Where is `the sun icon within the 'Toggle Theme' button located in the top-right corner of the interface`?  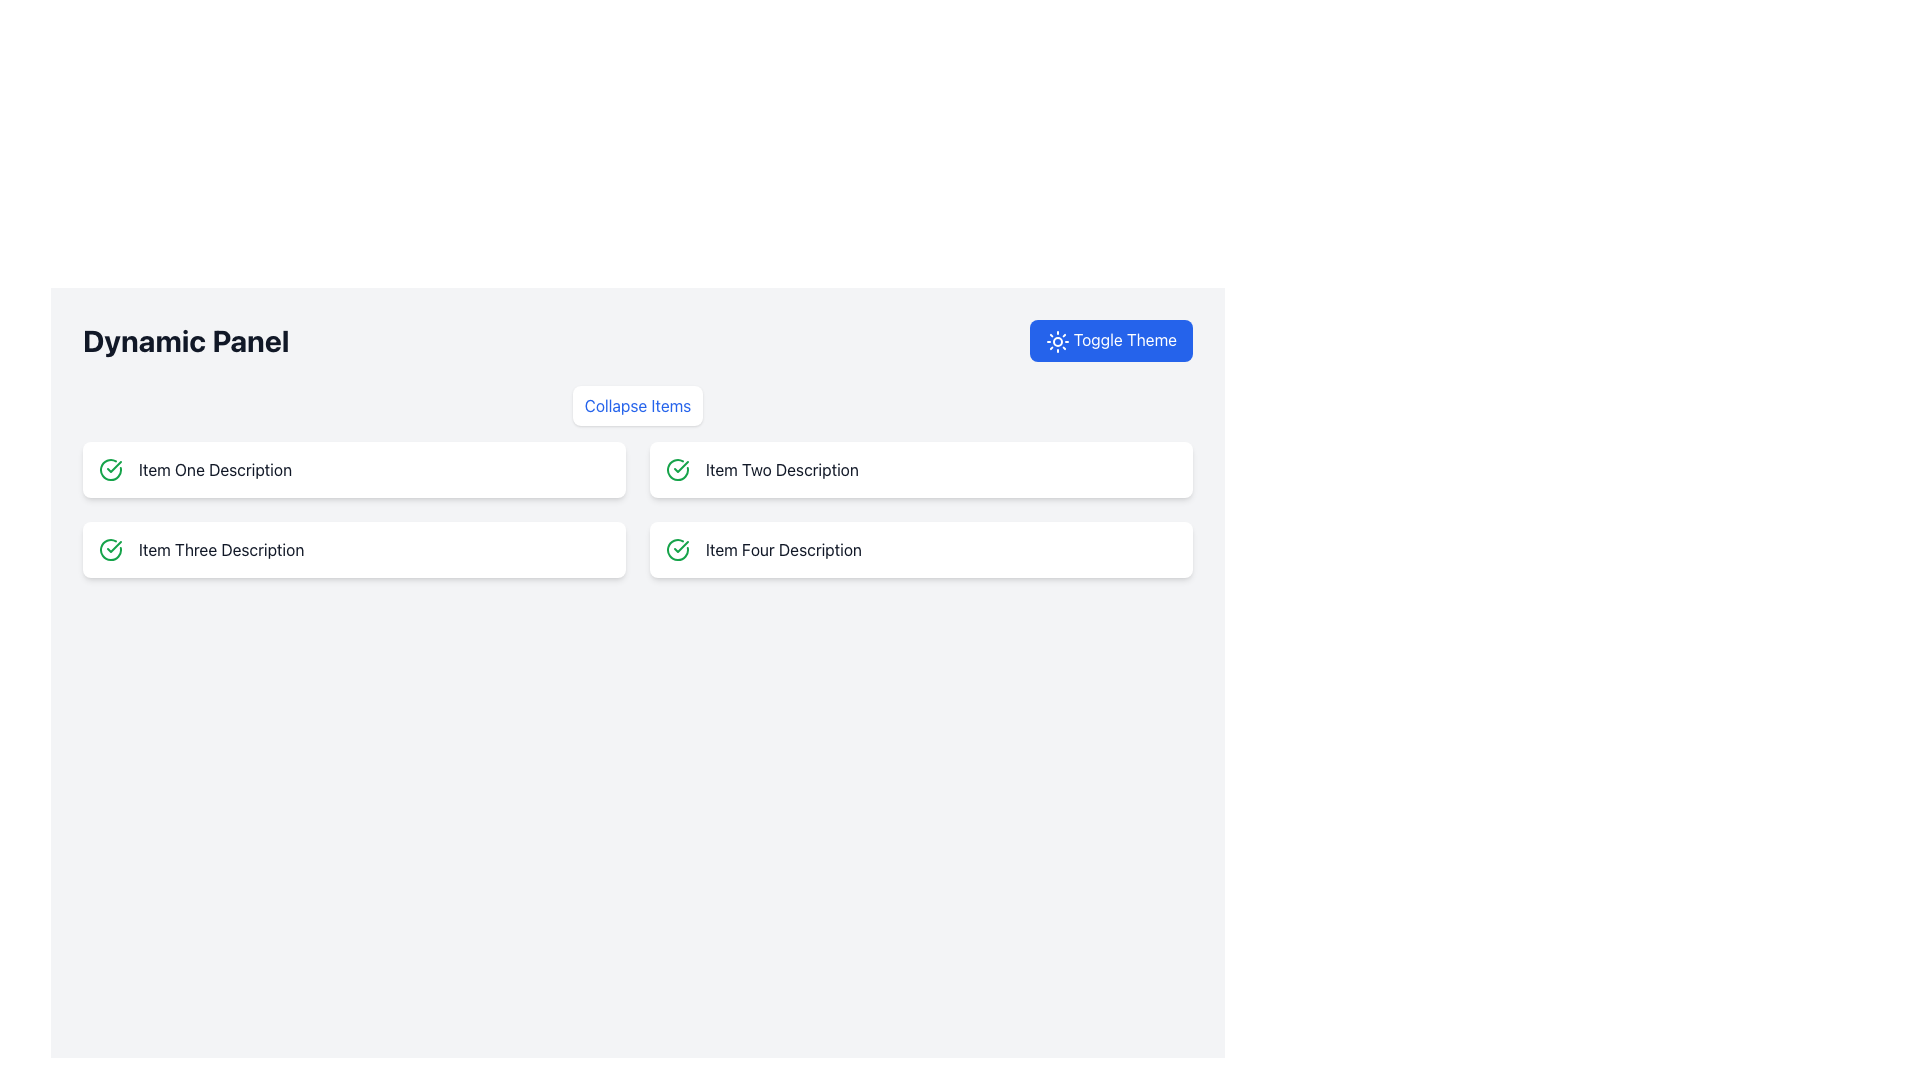
the sun icon within the 'Toggle Theme' button located in the top-right corner of the interface is located at coordinates (1056, 340).